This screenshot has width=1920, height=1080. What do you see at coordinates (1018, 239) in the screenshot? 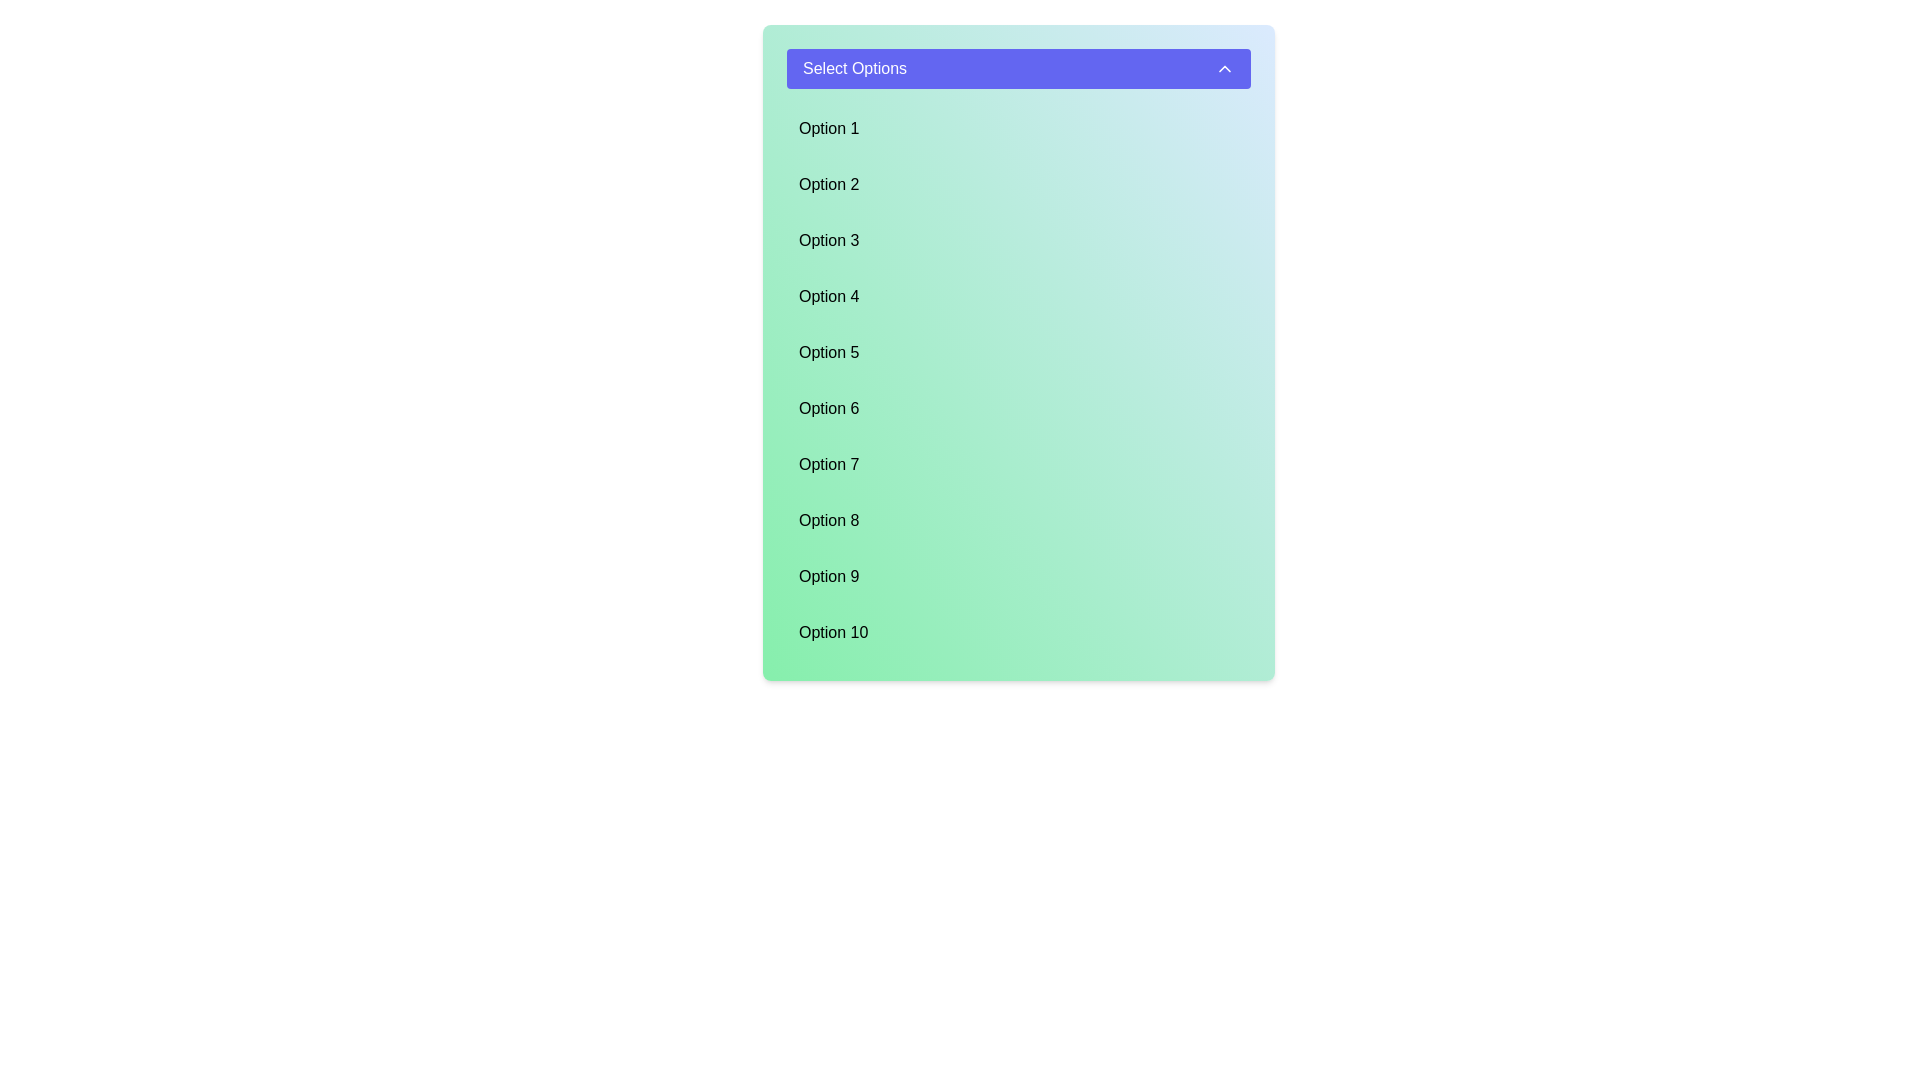
I see `the List Item element labeled 'Option 3'` at bounding box center [1018, 239].